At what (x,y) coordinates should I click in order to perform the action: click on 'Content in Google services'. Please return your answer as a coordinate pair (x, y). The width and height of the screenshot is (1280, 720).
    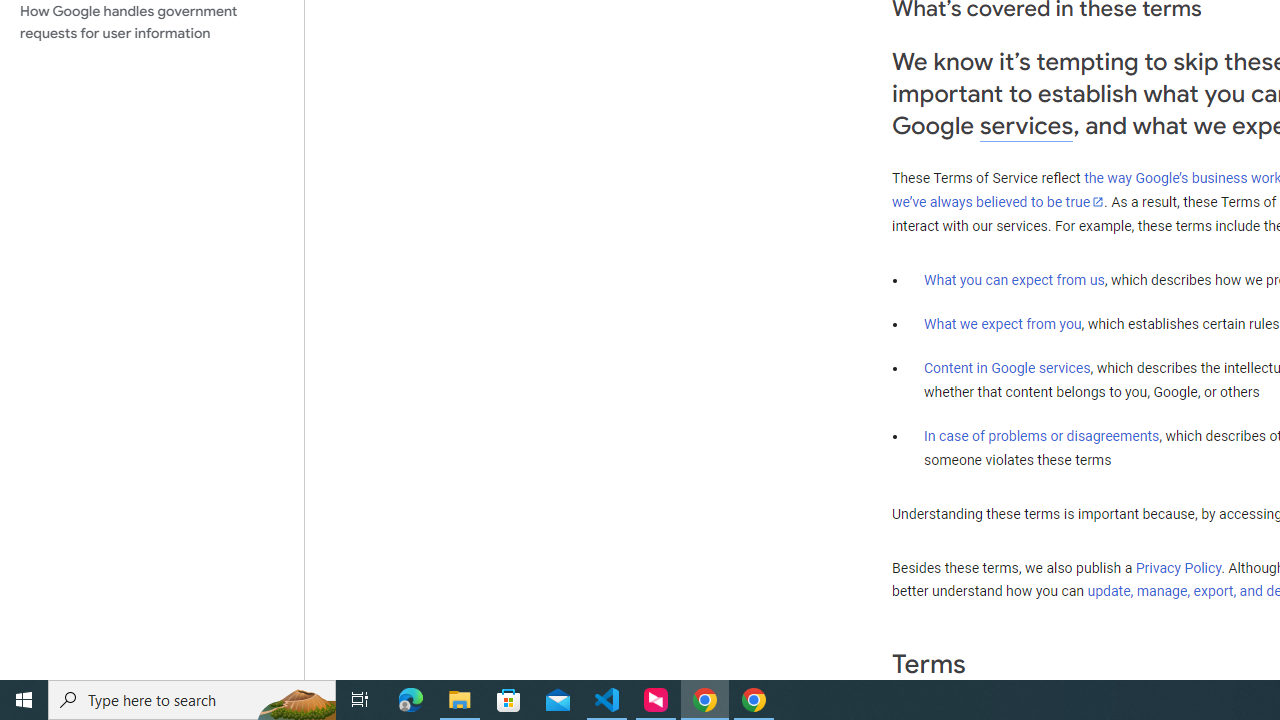
    Looking at the image, I should click on (1007, 368).